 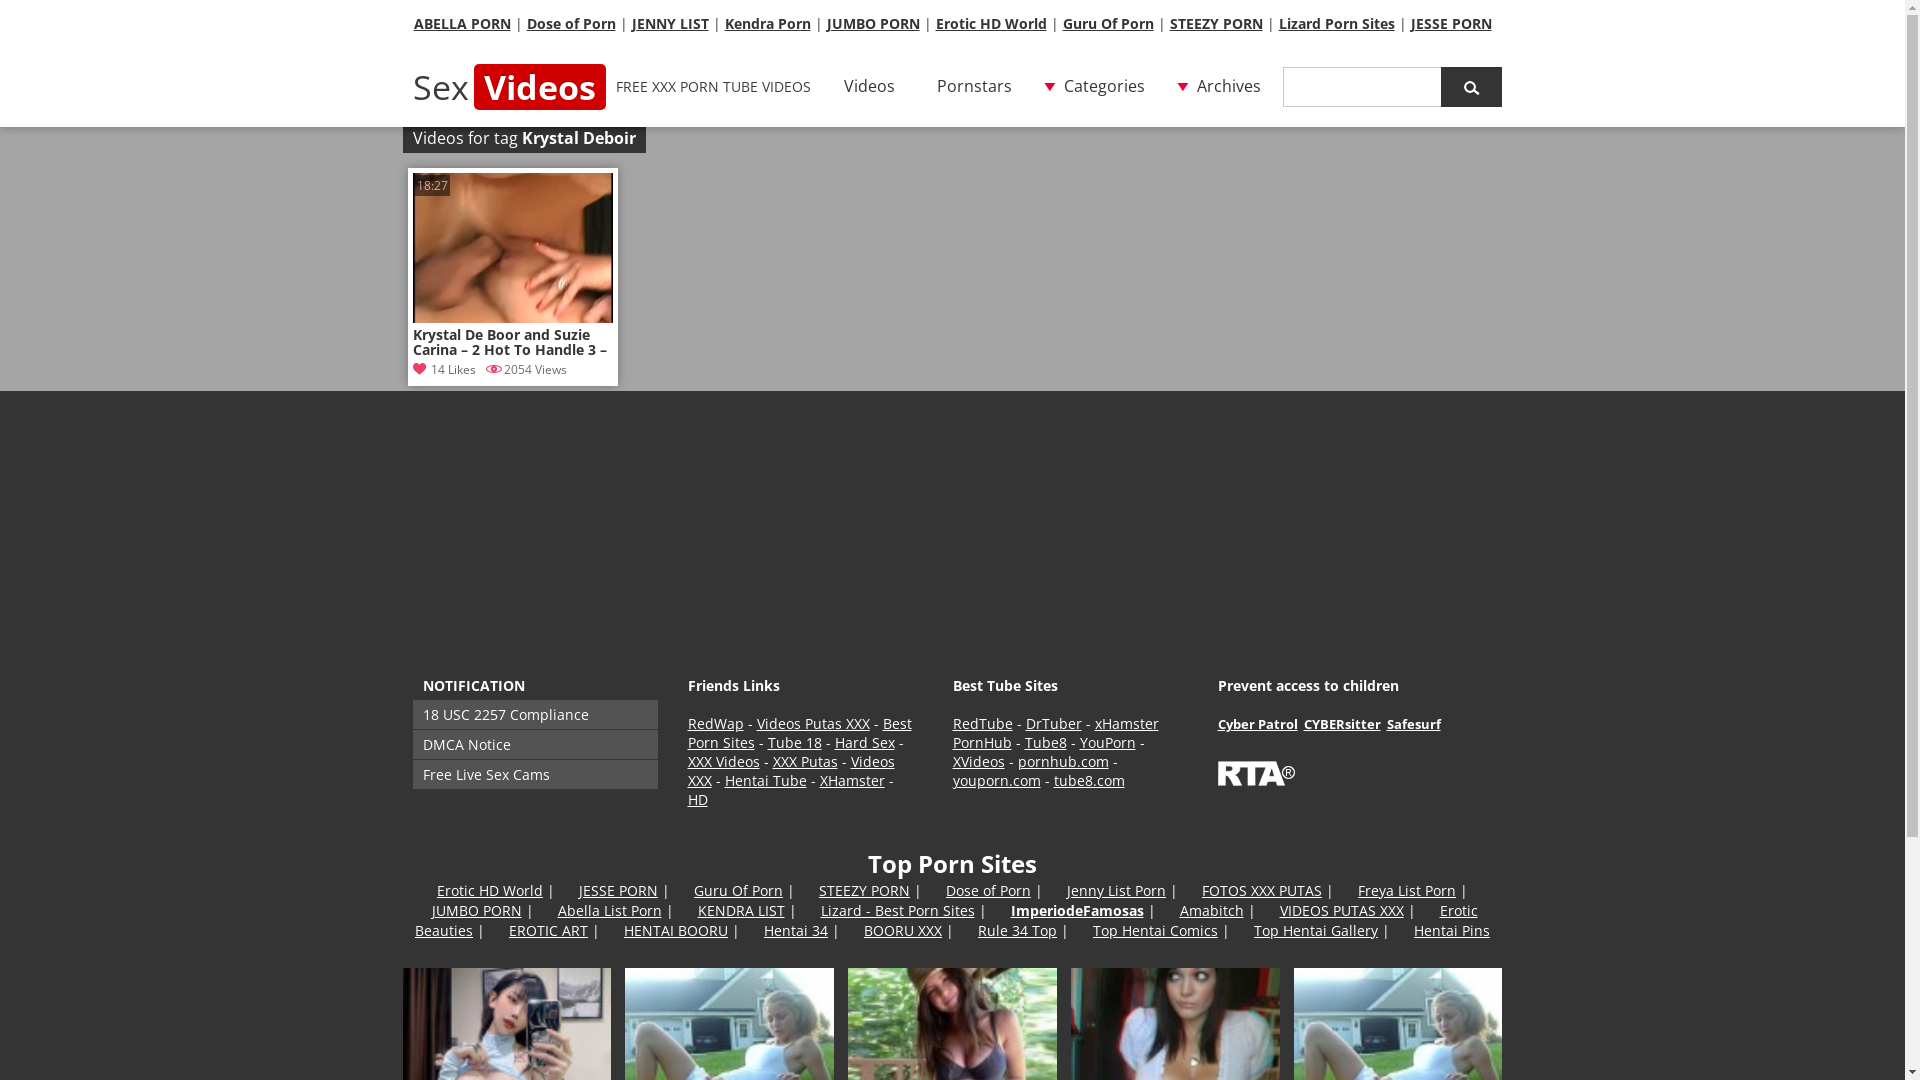 I want to click on 'Amabitch', so click(x=1180, y=910).